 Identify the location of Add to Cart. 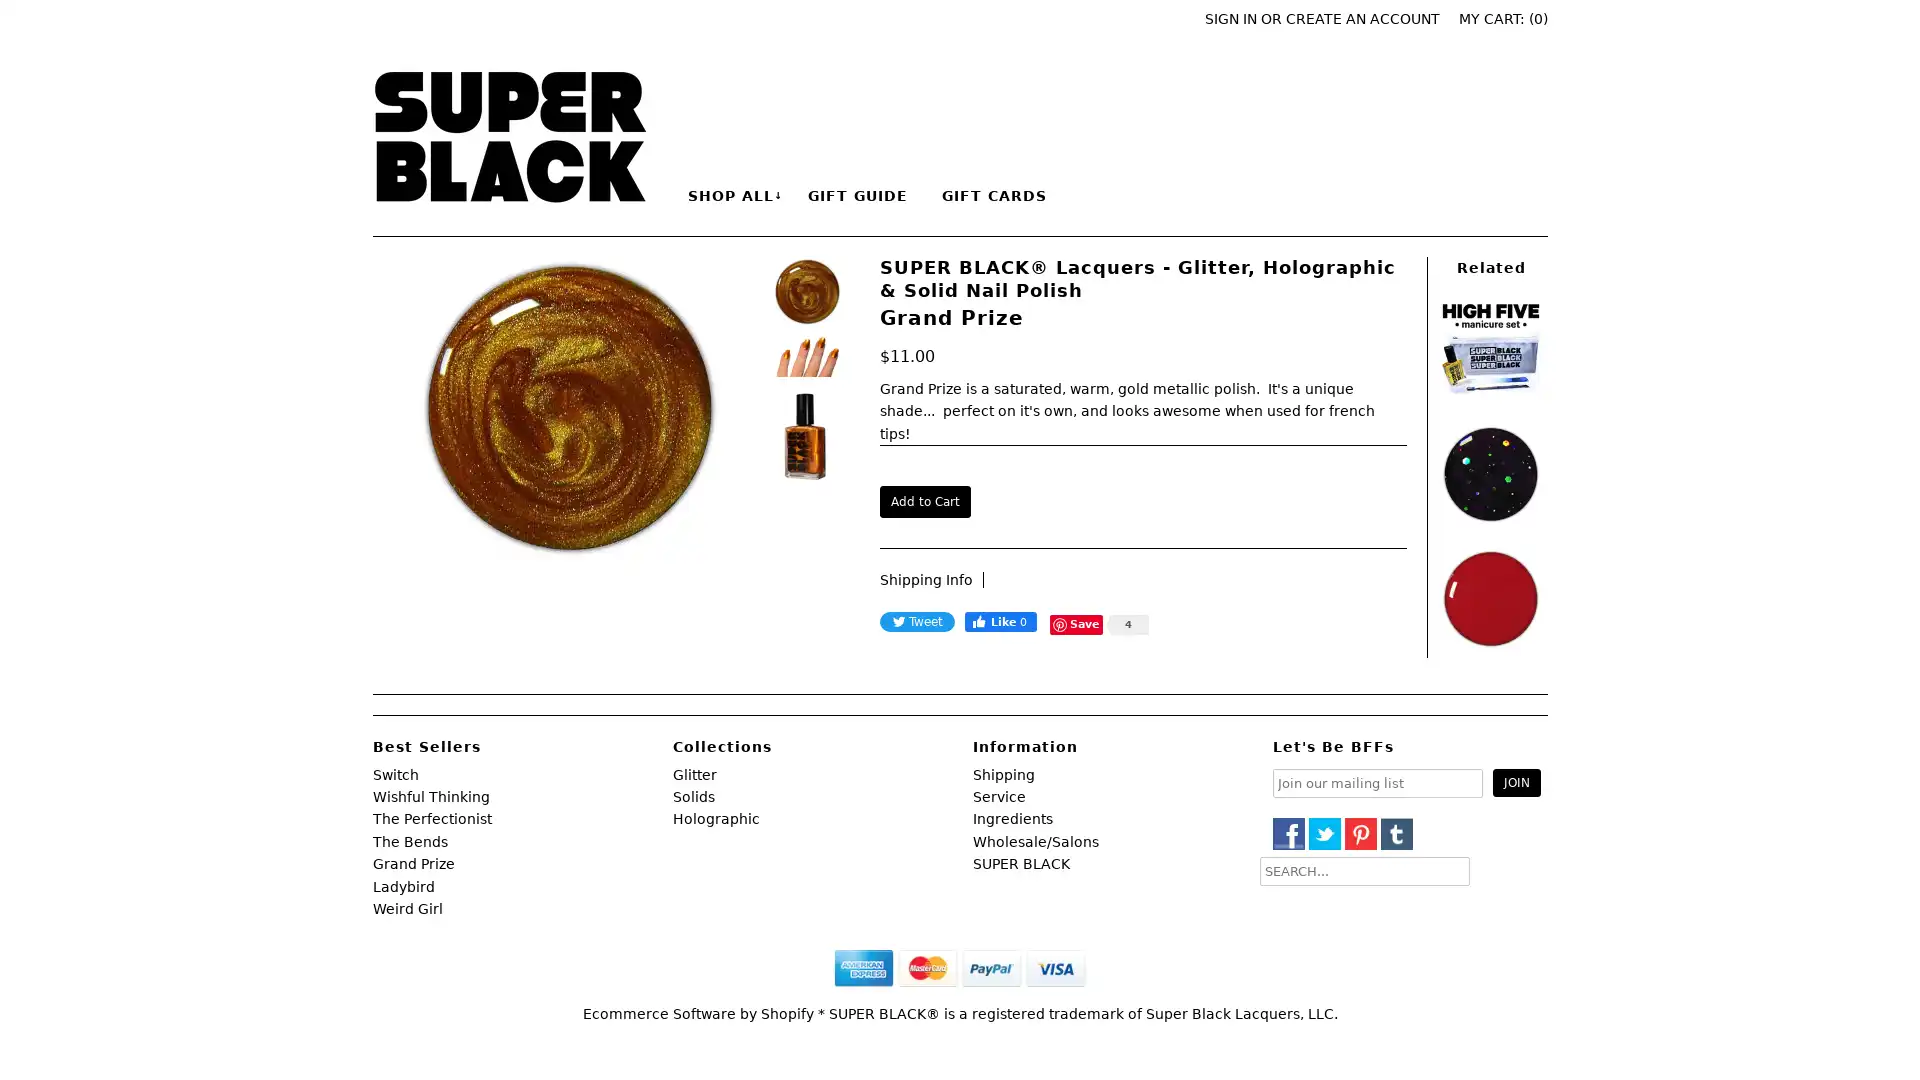
(923, 500).